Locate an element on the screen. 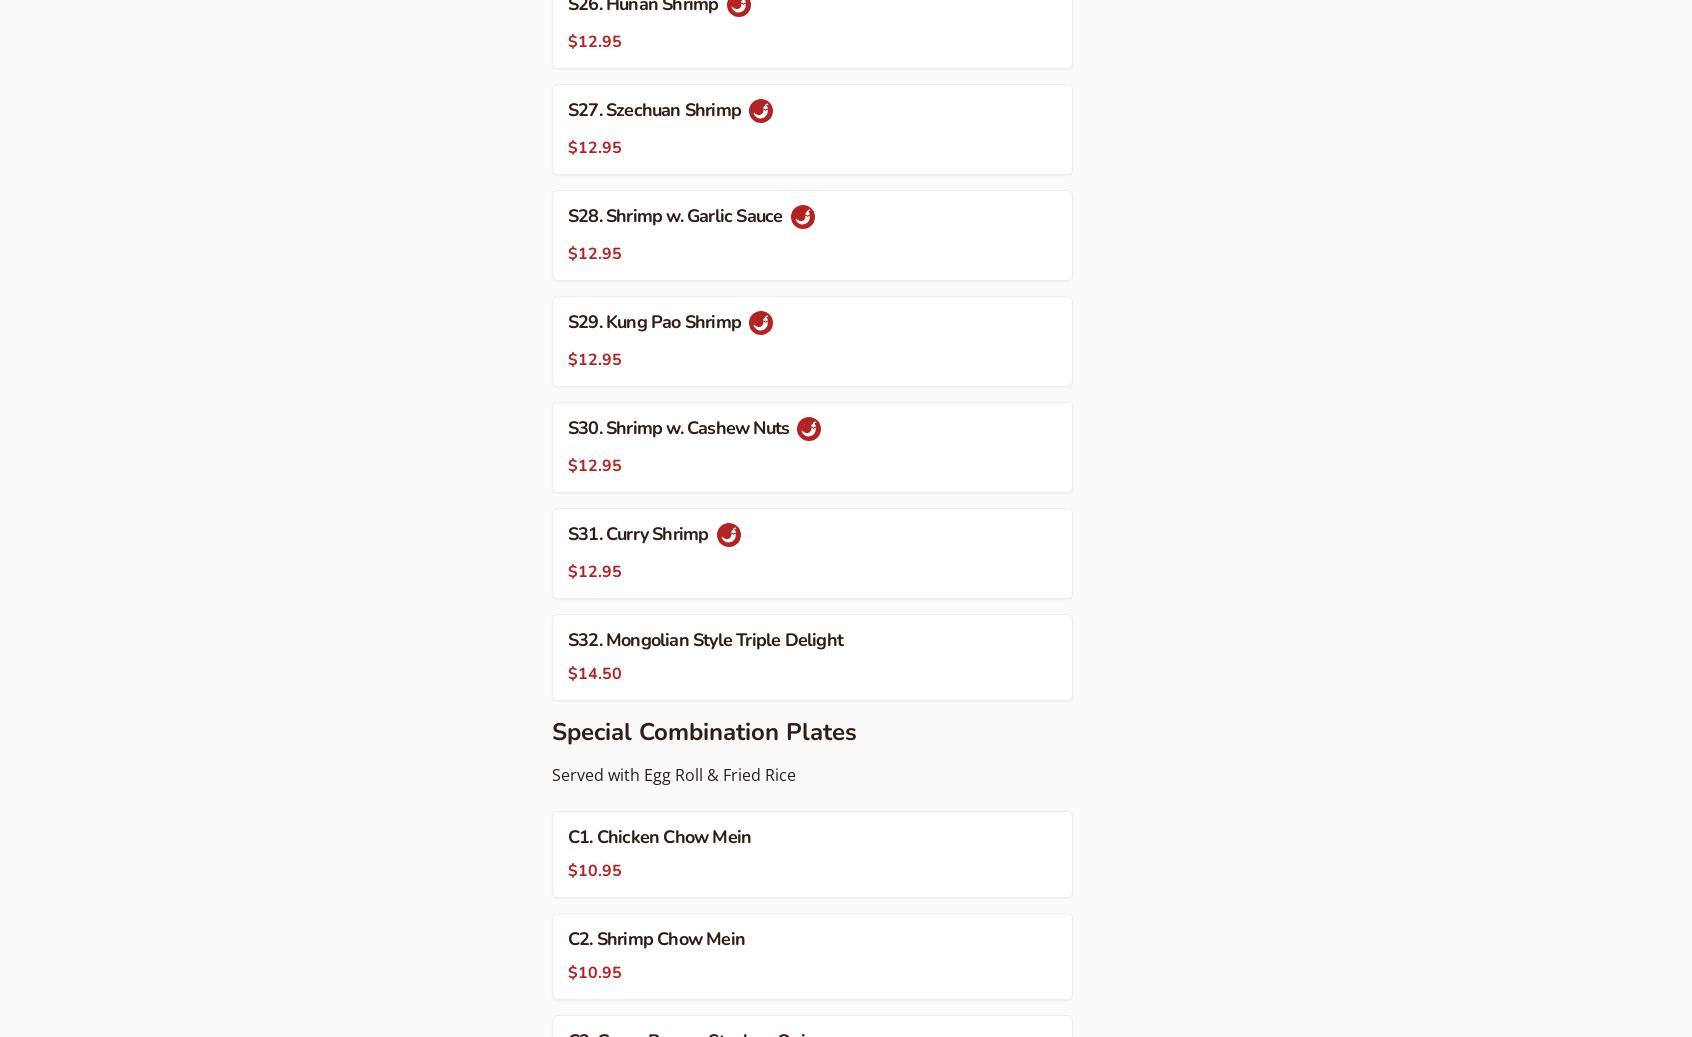 Image resolution: width=1692 pixels, height=1037 pixels. 'Special Combination Plates' is located at coordinates (551, 730).